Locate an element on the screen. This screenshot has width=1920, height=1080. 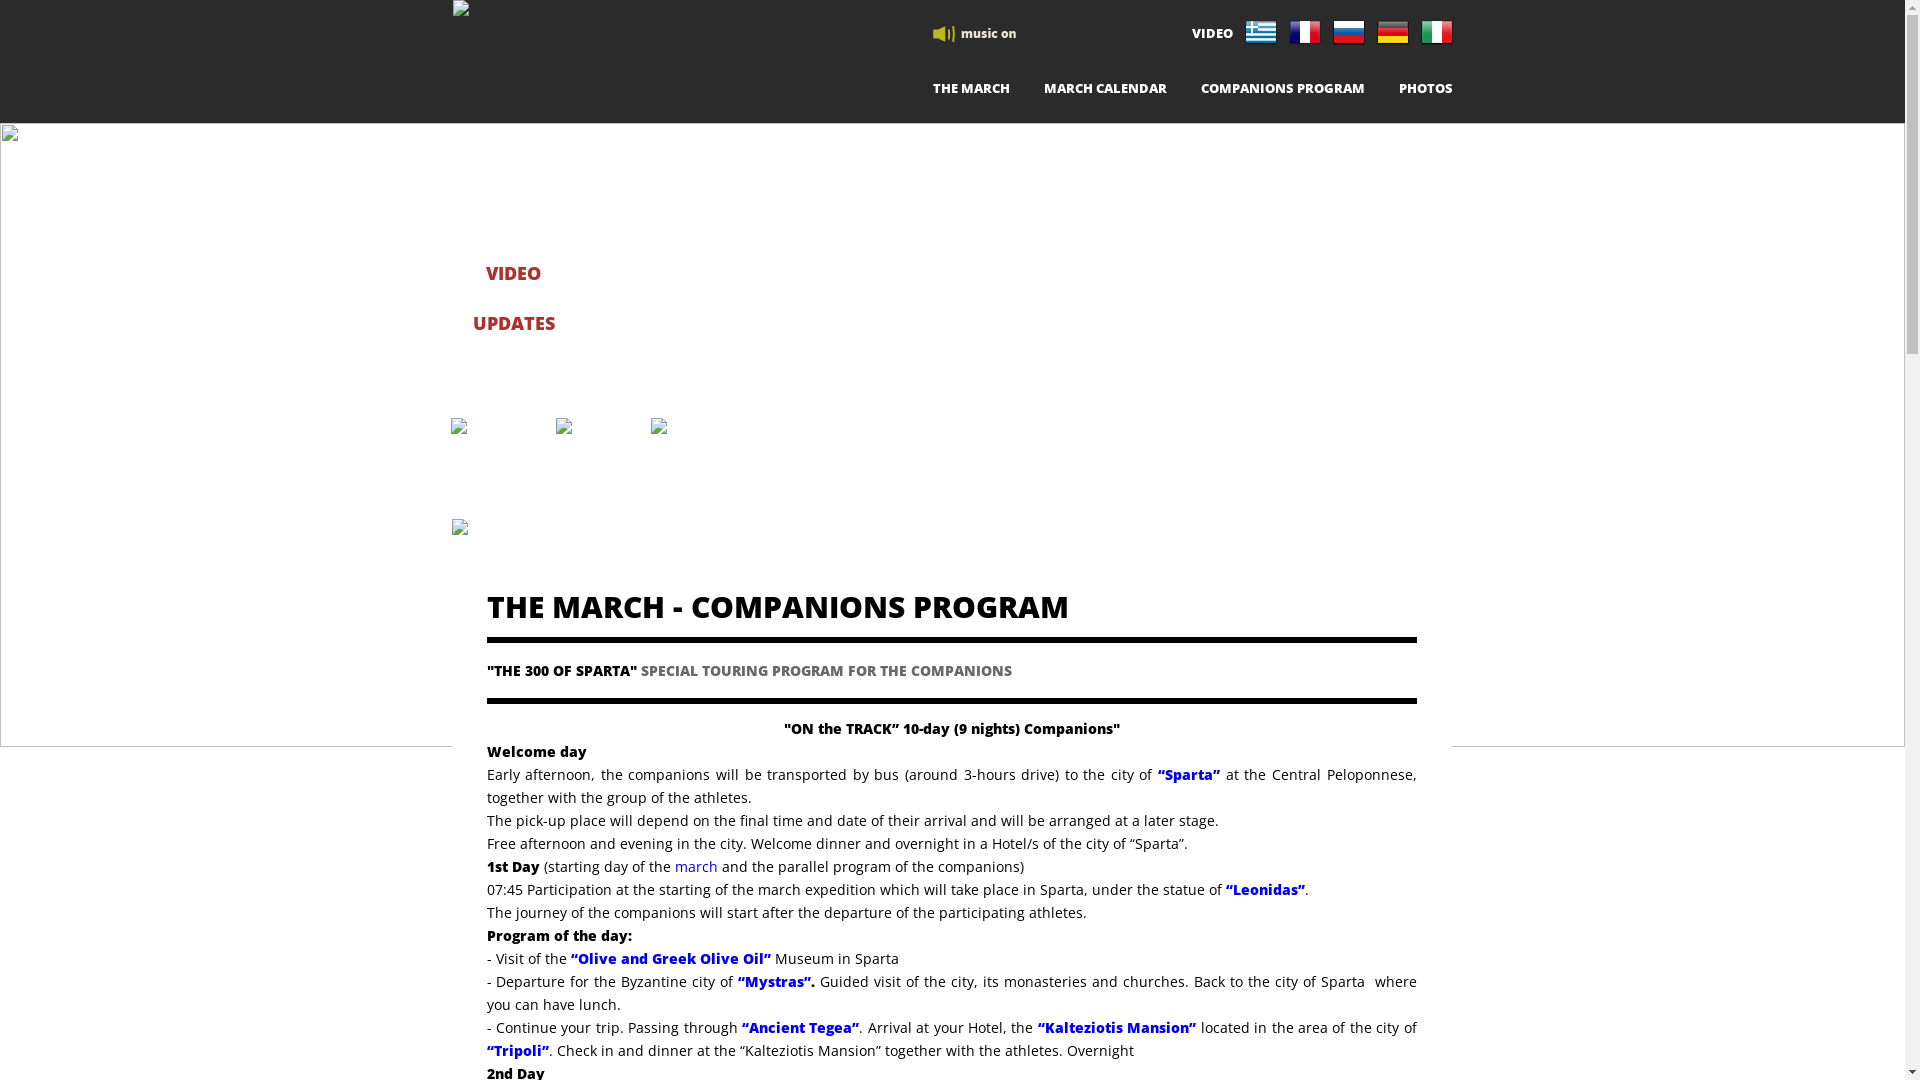
'THE MARCH' is located at coordinates (970, 92).